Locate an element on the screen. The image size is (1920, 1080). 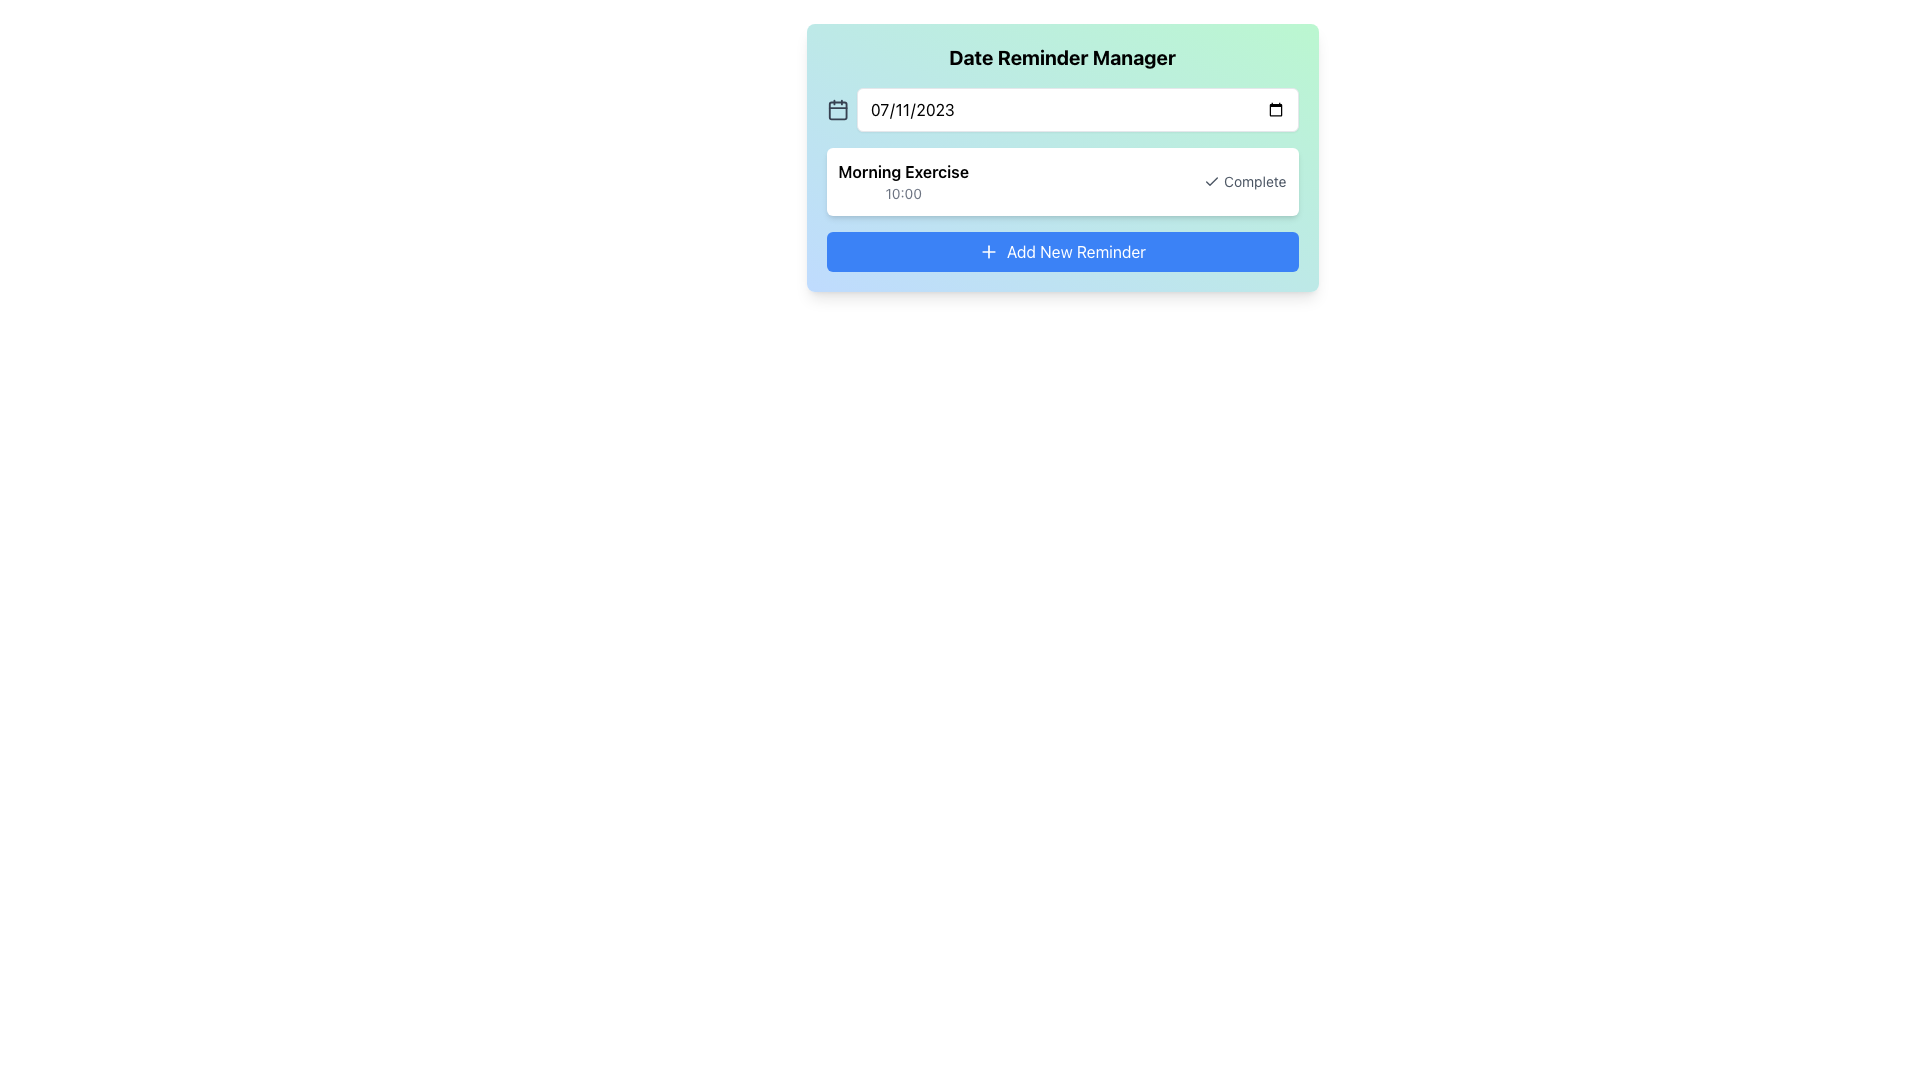
the checkmark icon representing a completed item, which is part of the 'Complete' label for the 'Morning Exercise' reminder is located at coordinates (1211, 181).